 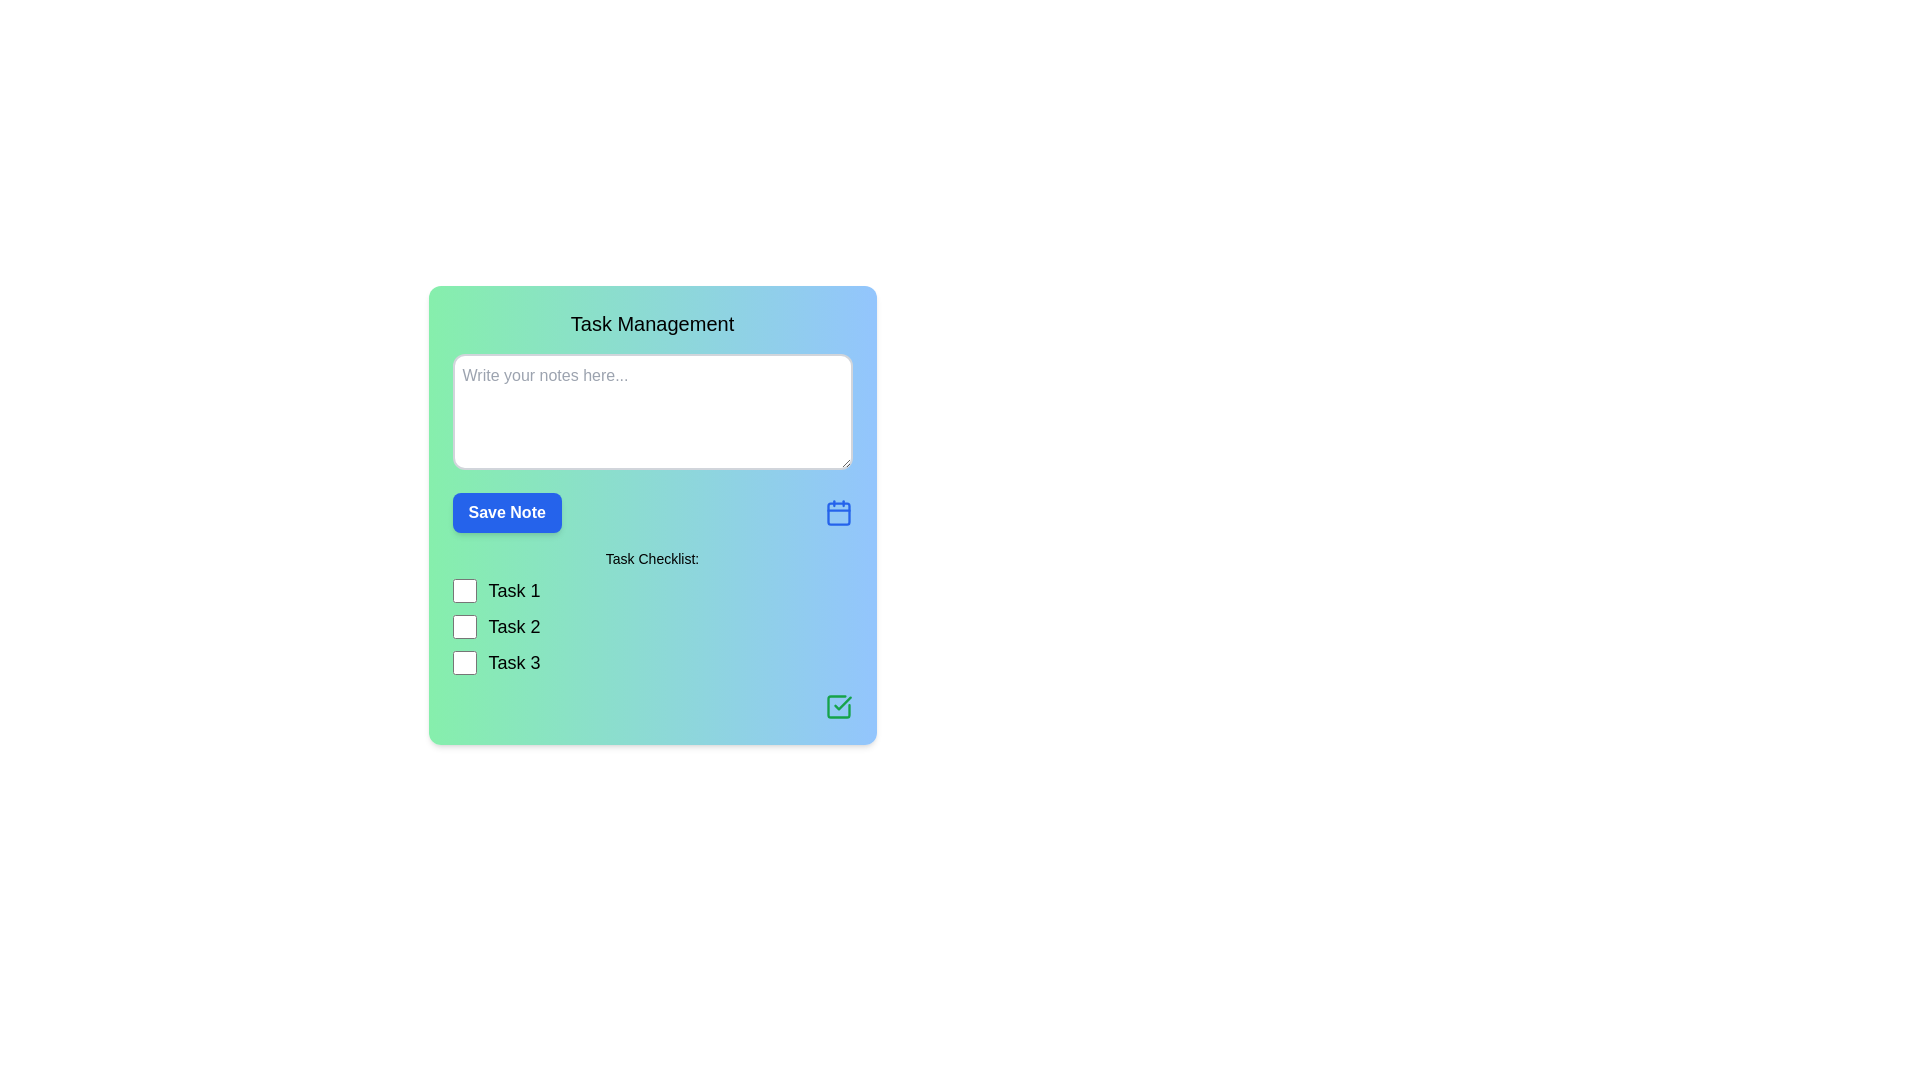 I want to click on the checkbox in the 'Task Checklist:' section, so click(x=652, y=626).